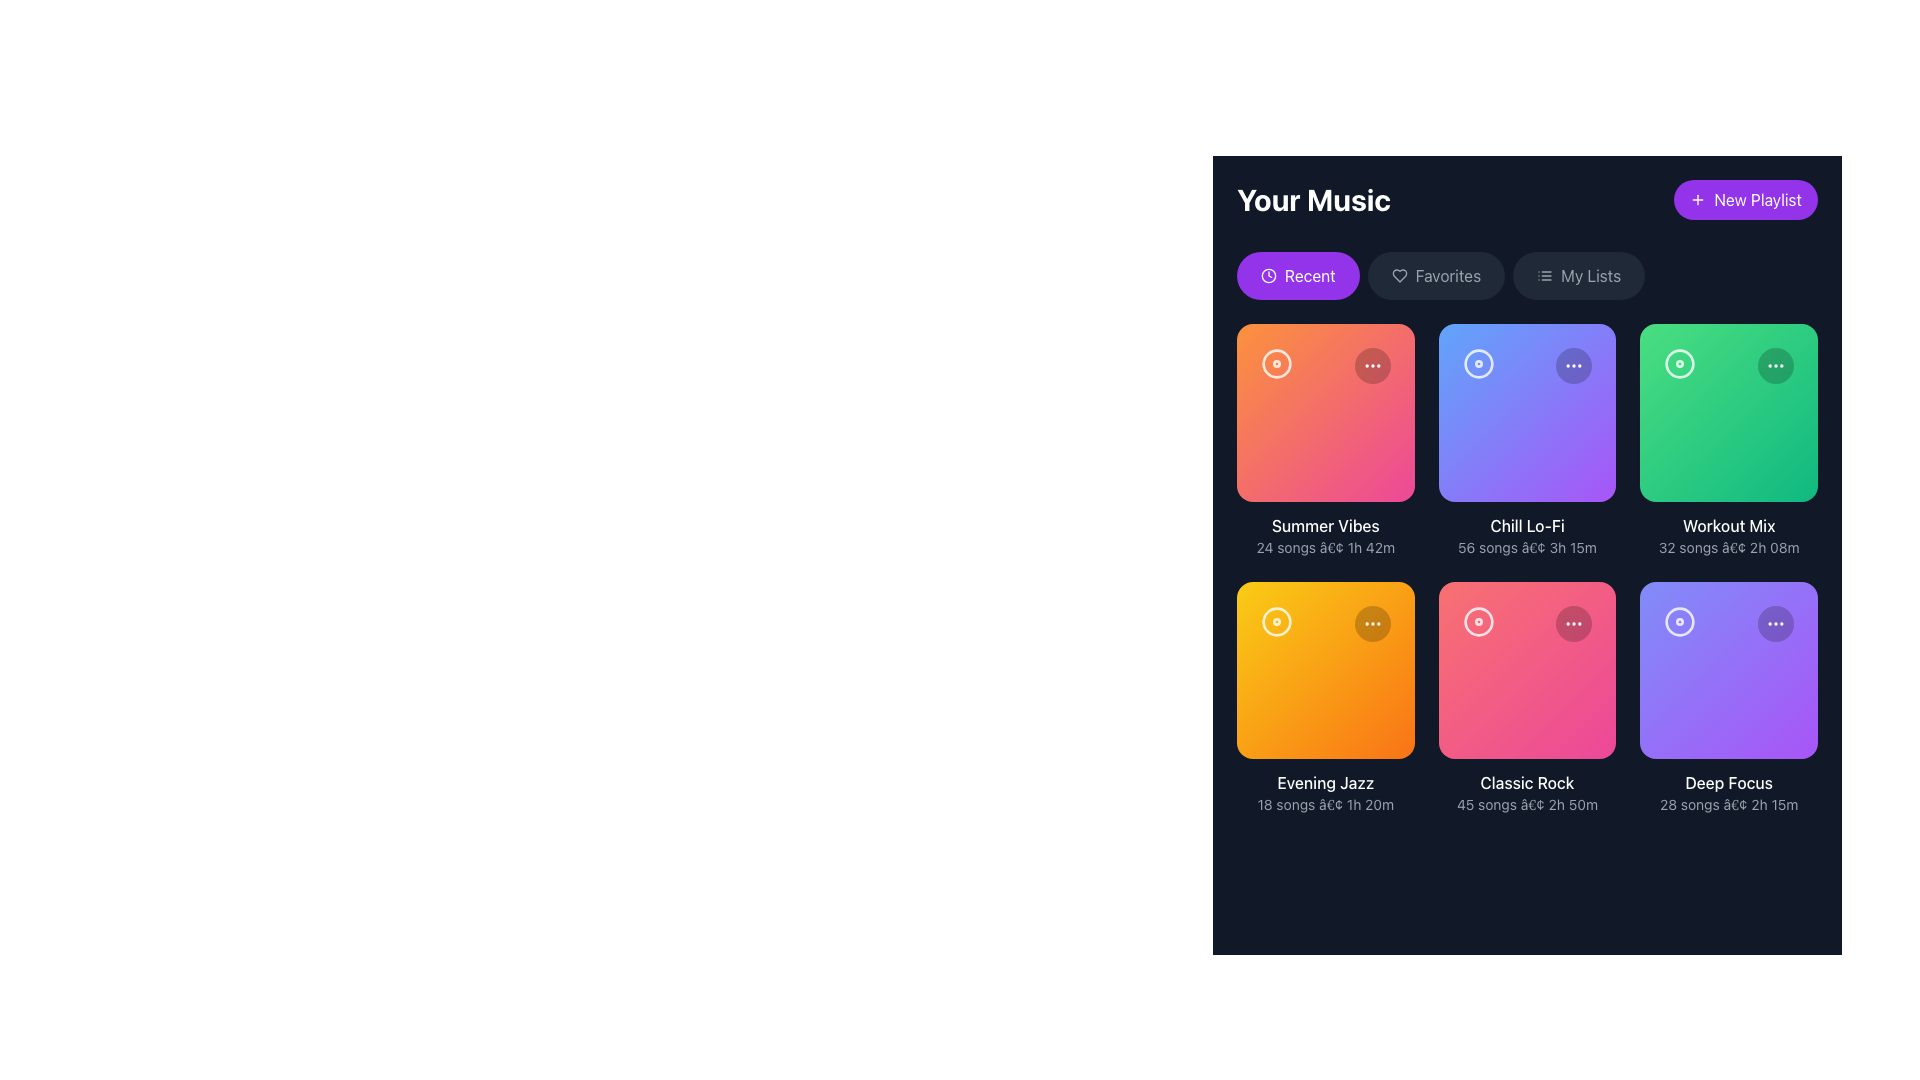 This screenshot has height=1080, width=1920. Describe the element at coordinates (1680, 620) in the screenshot. I see `the icon located at the bottom-right of the 'Deep Focus' card, positioned centrally on the card, to the left of the three-dot context menu icon` at that location.